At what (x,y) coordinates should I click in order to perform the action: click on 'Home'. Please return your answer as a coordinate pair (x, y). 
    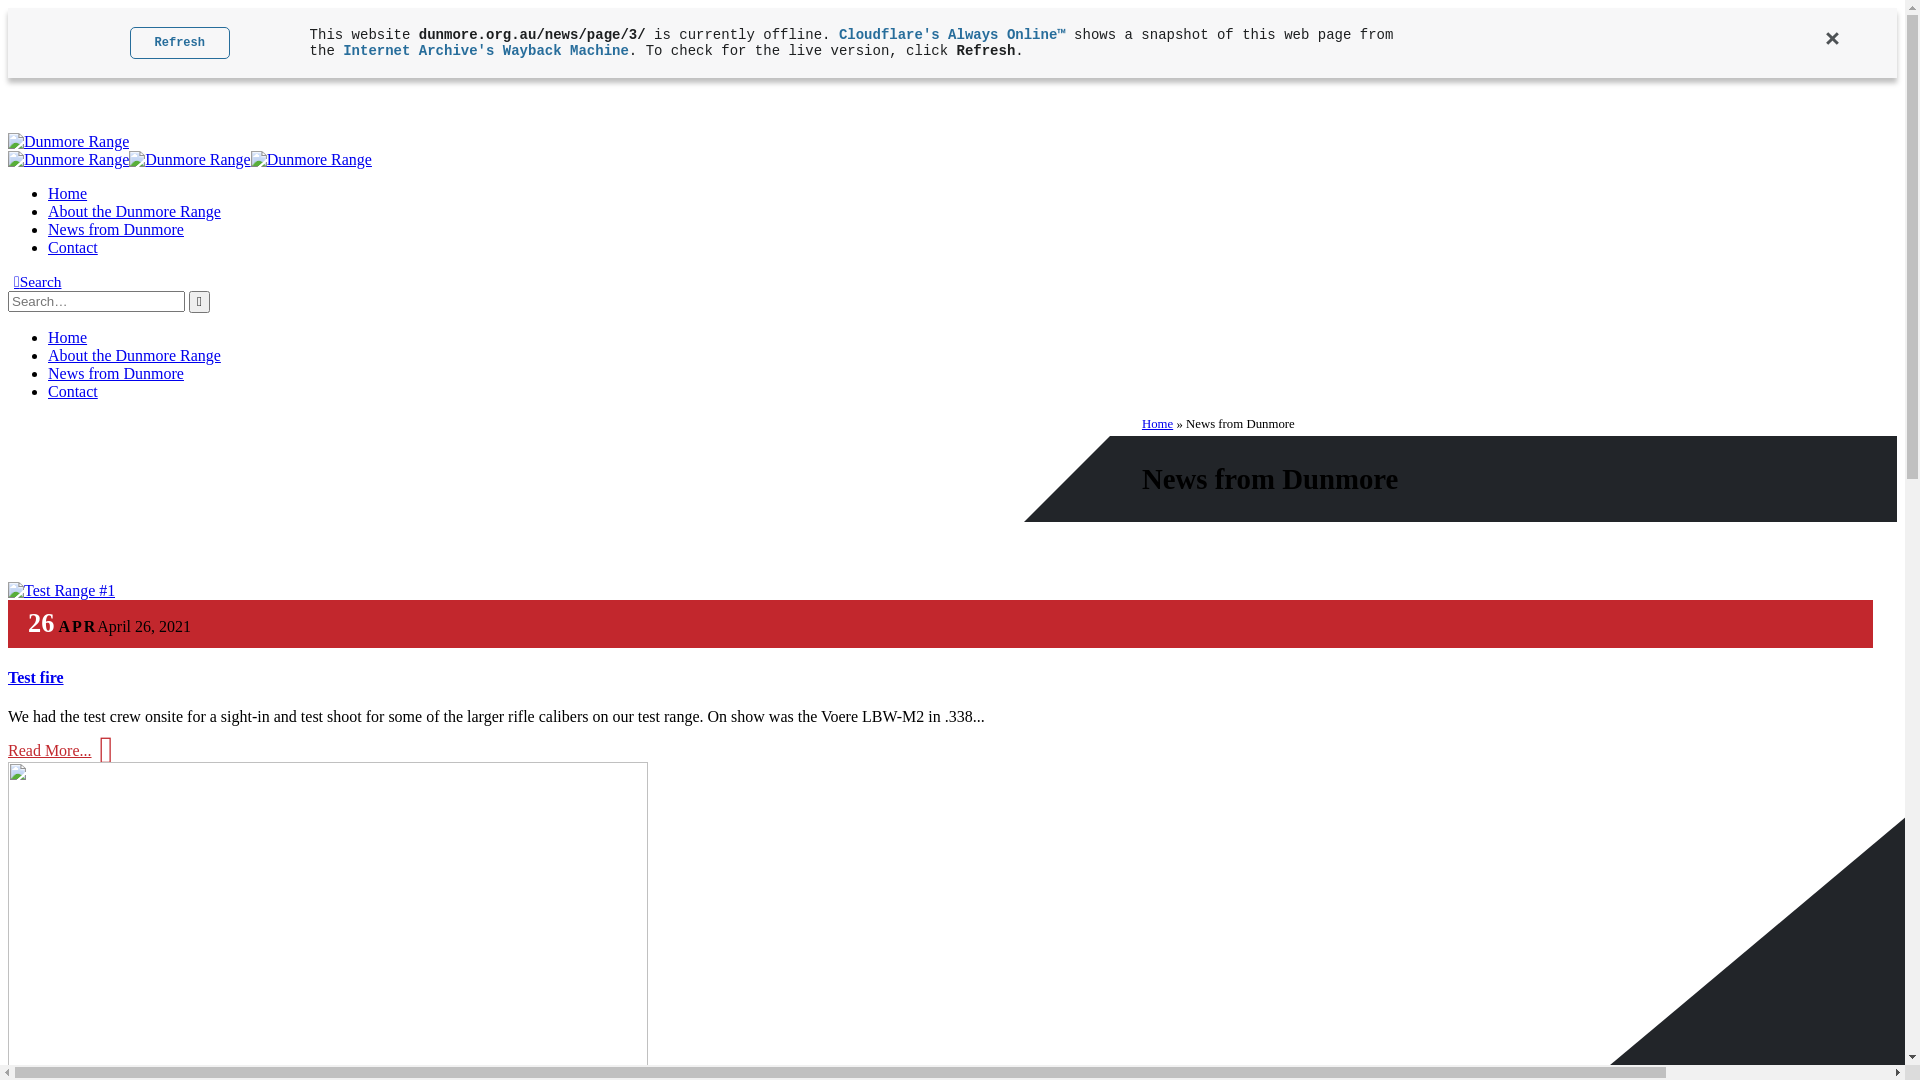
    Looking at the image, I should click on (67, 193).